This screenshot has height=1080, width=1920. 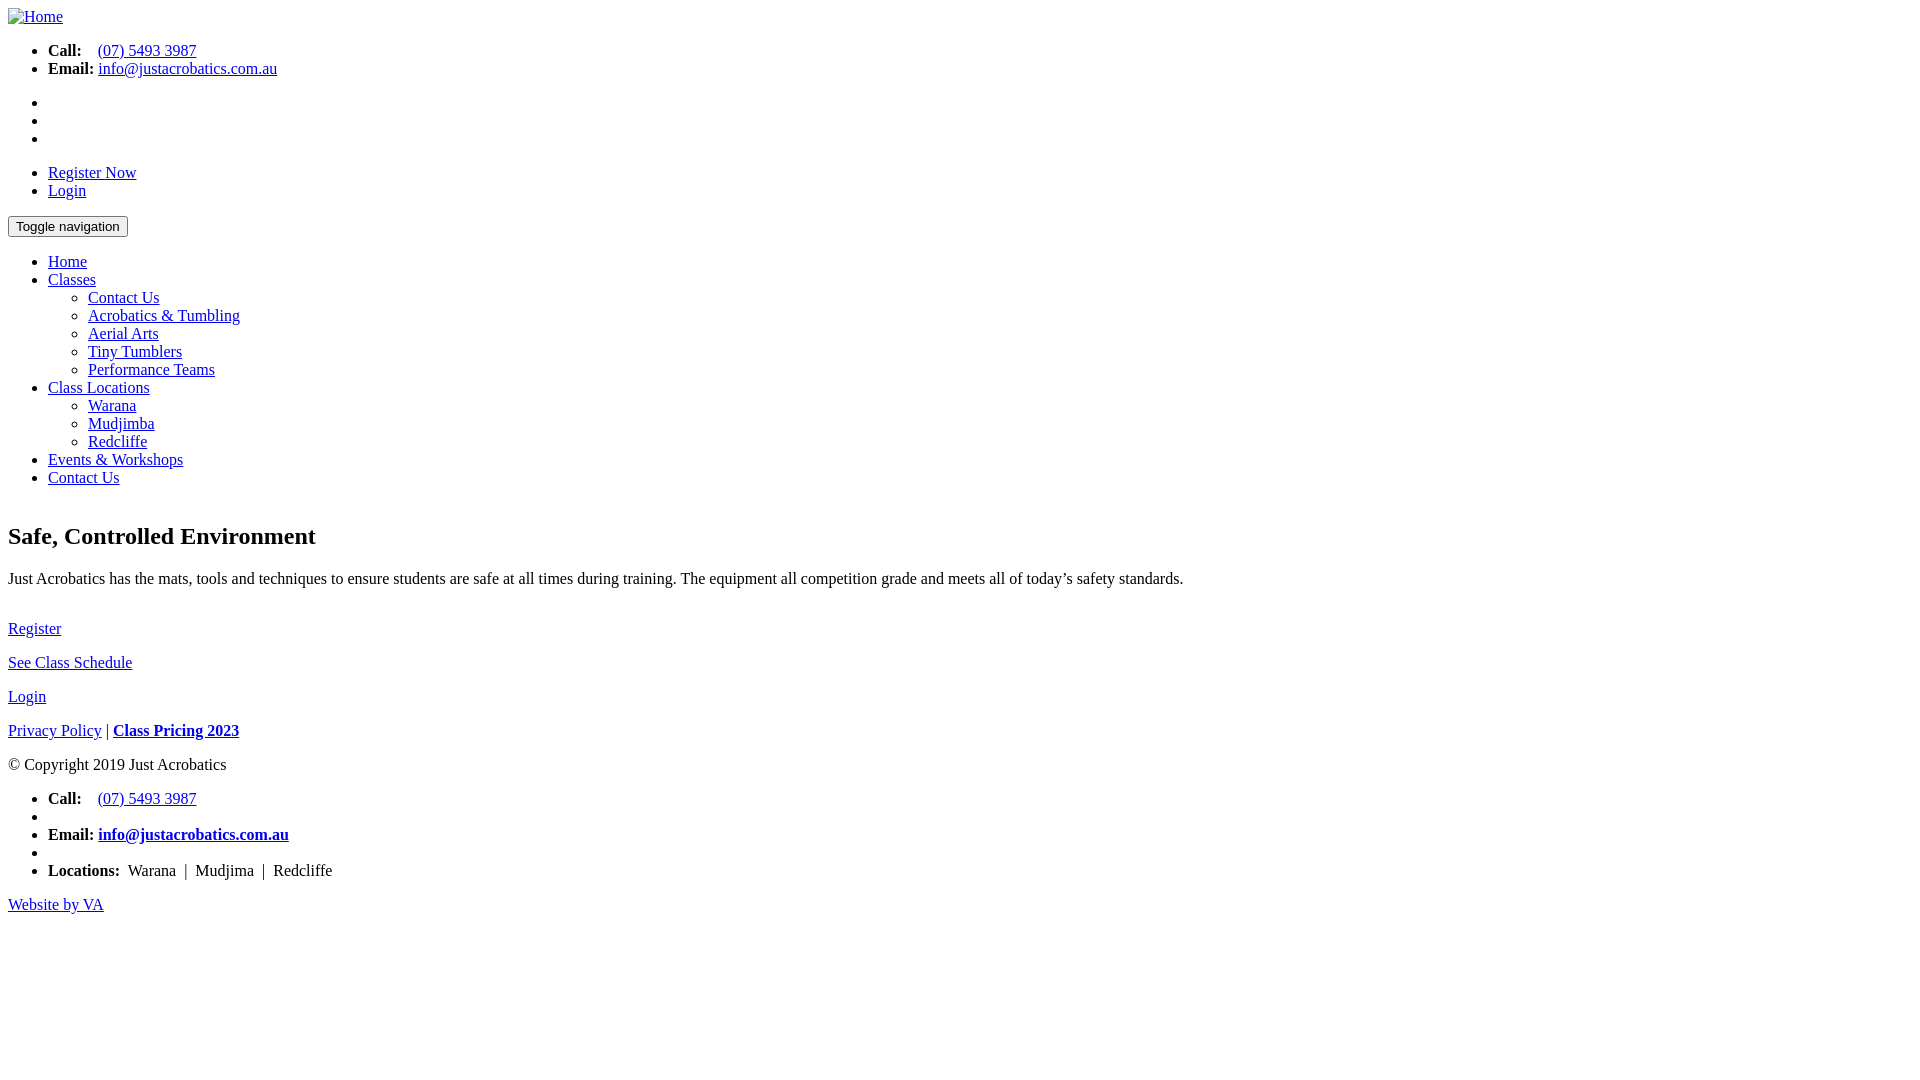 I want to click on 'Toggle navigation', so click(x=8, y=225).